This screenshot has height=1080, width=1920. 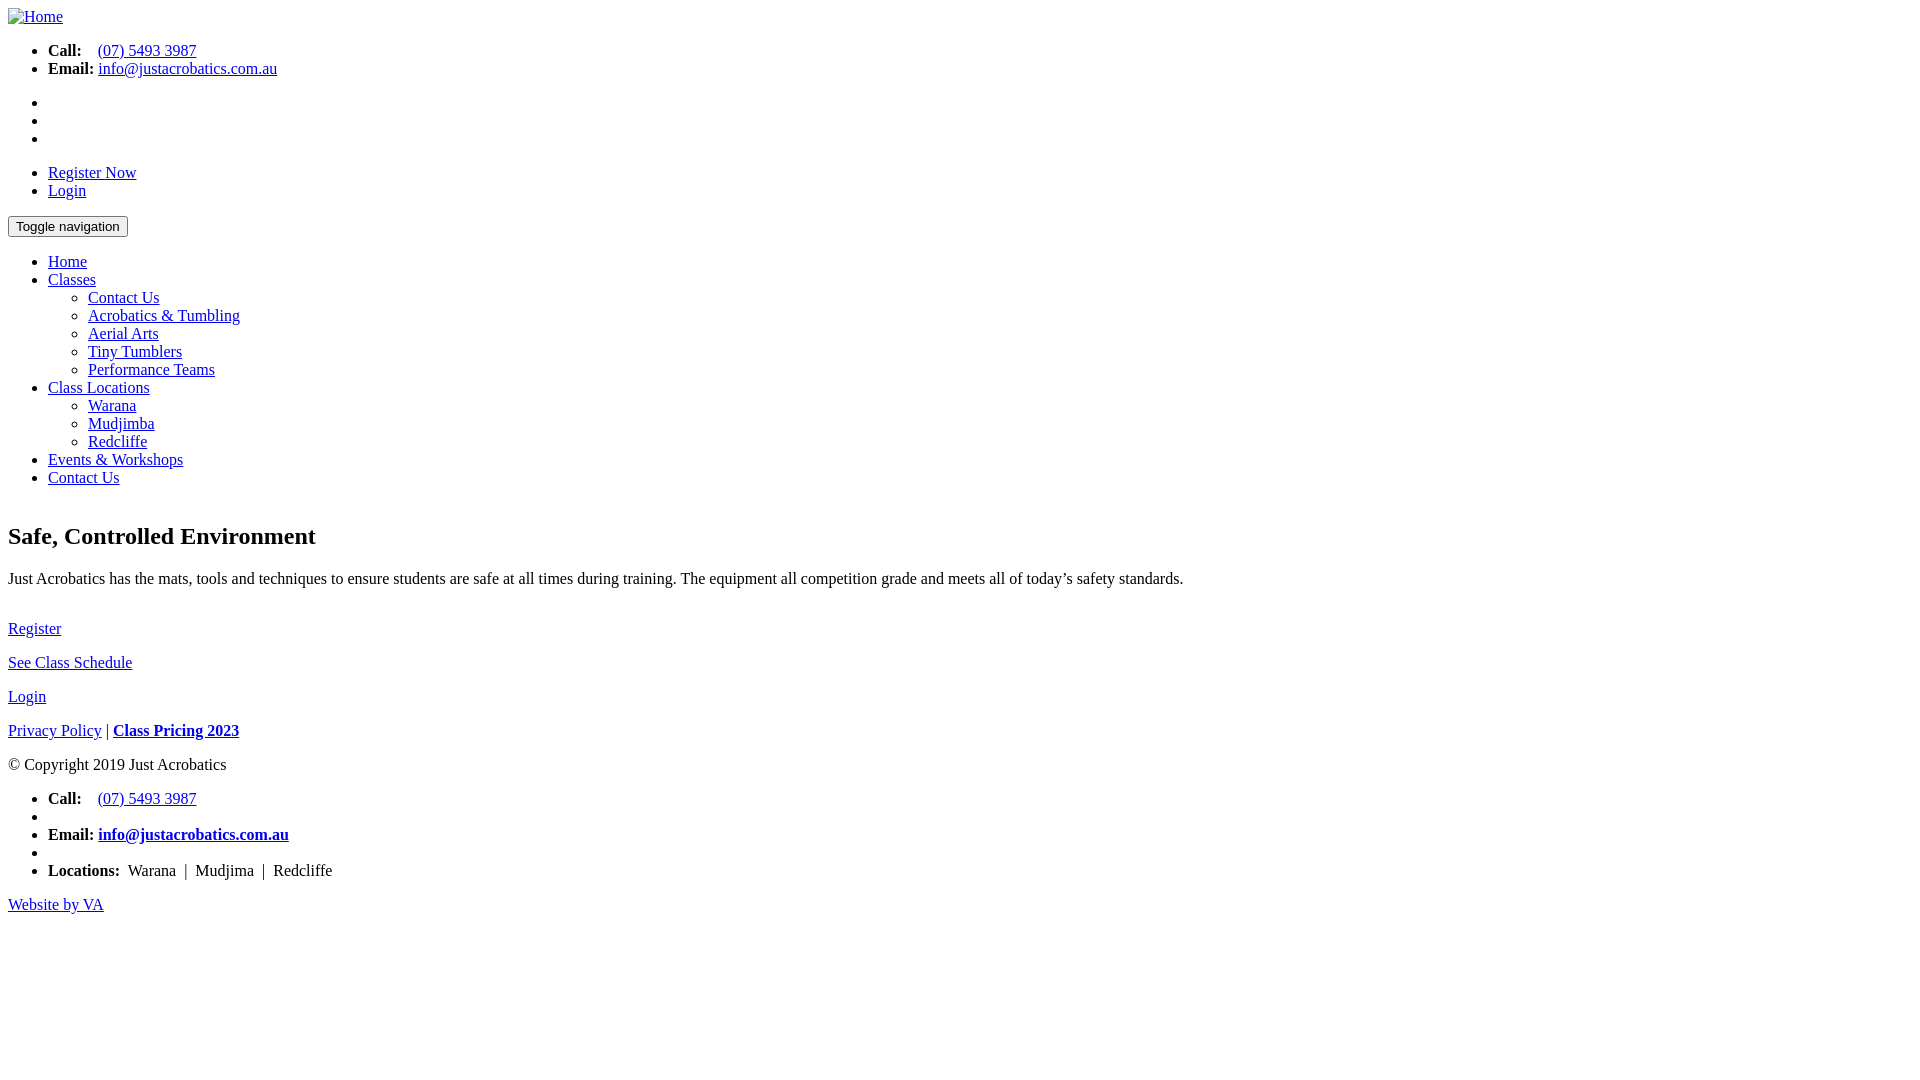 I want to click on 'Toggle navigation', so click(x=8, y=225).